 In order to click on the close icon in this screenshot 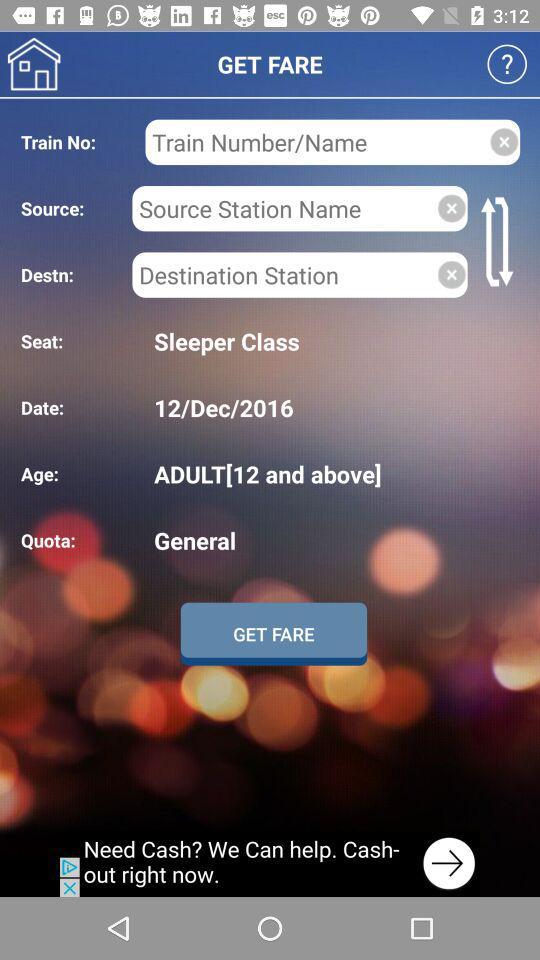, I will do `click(451, 273)`.